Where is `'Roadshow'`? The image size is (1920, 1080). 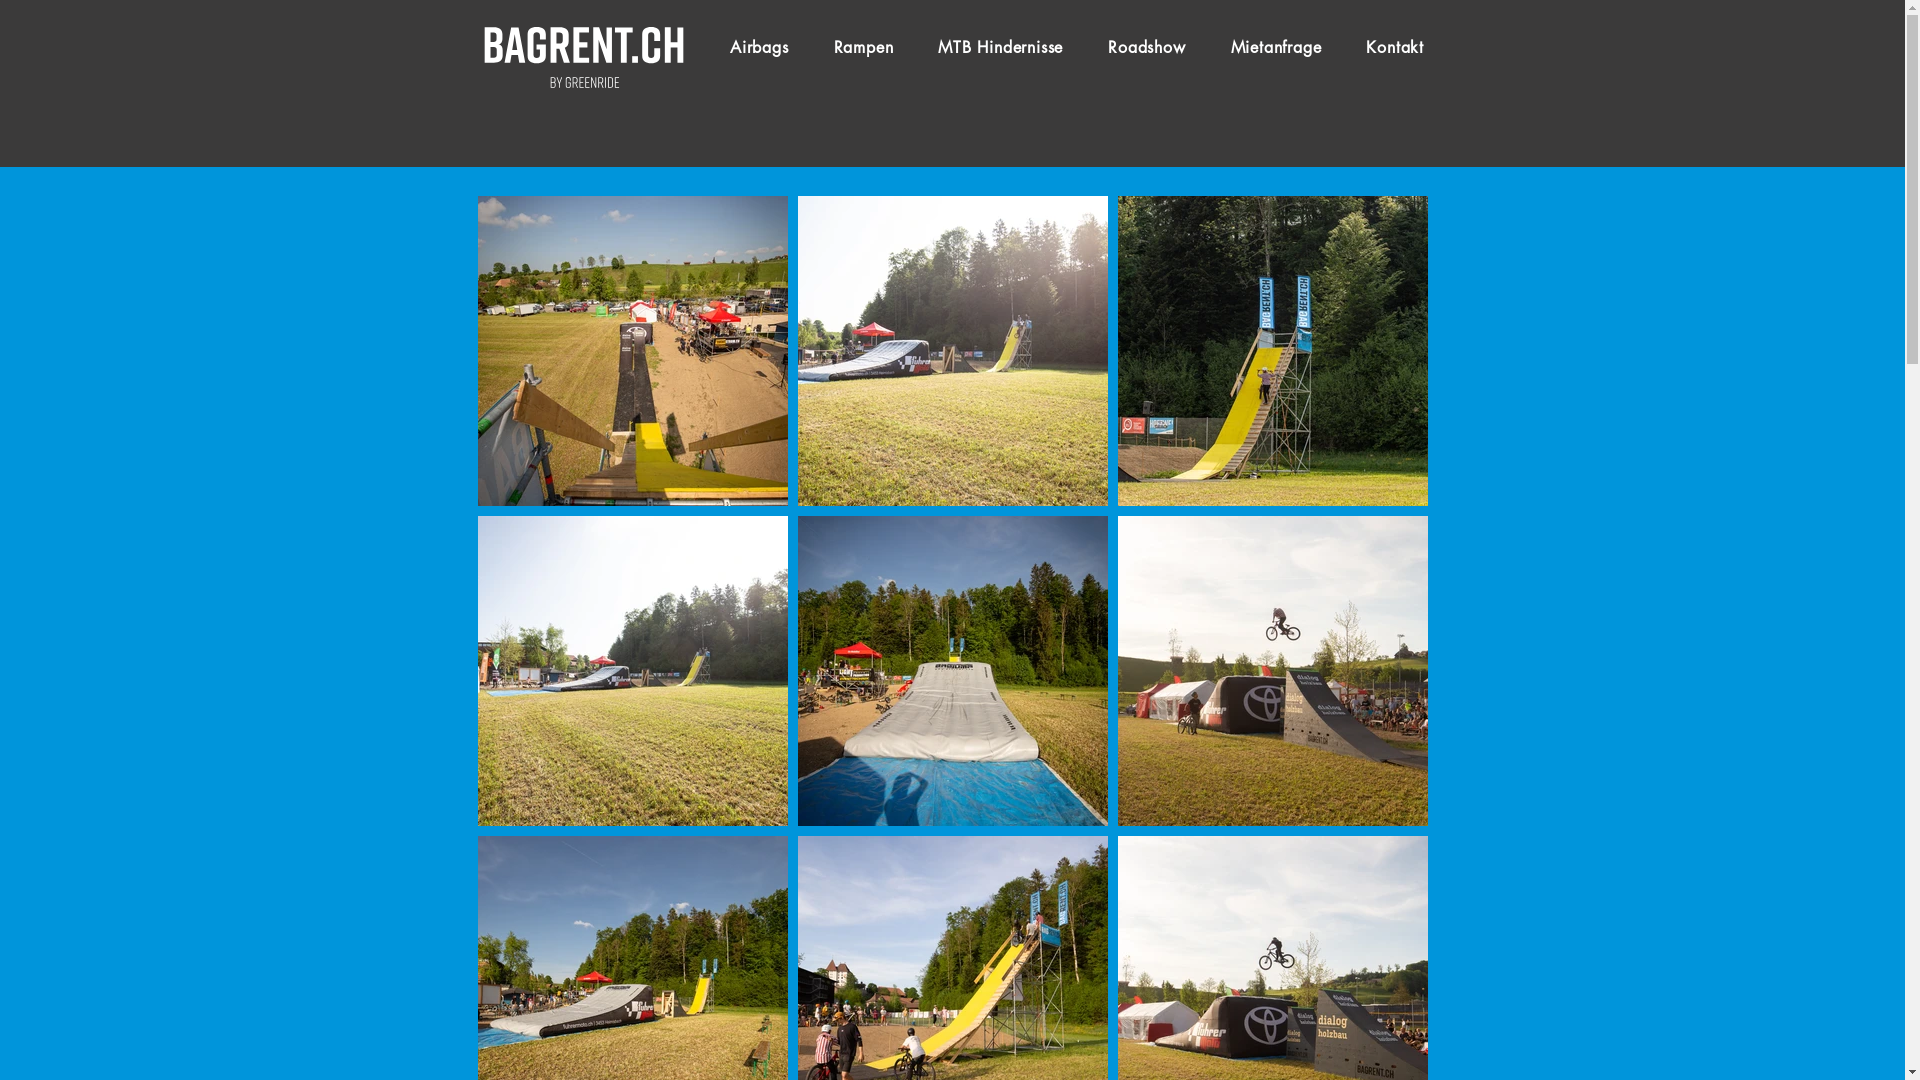 'Roadshow' is located at coordinates (1147, 46).